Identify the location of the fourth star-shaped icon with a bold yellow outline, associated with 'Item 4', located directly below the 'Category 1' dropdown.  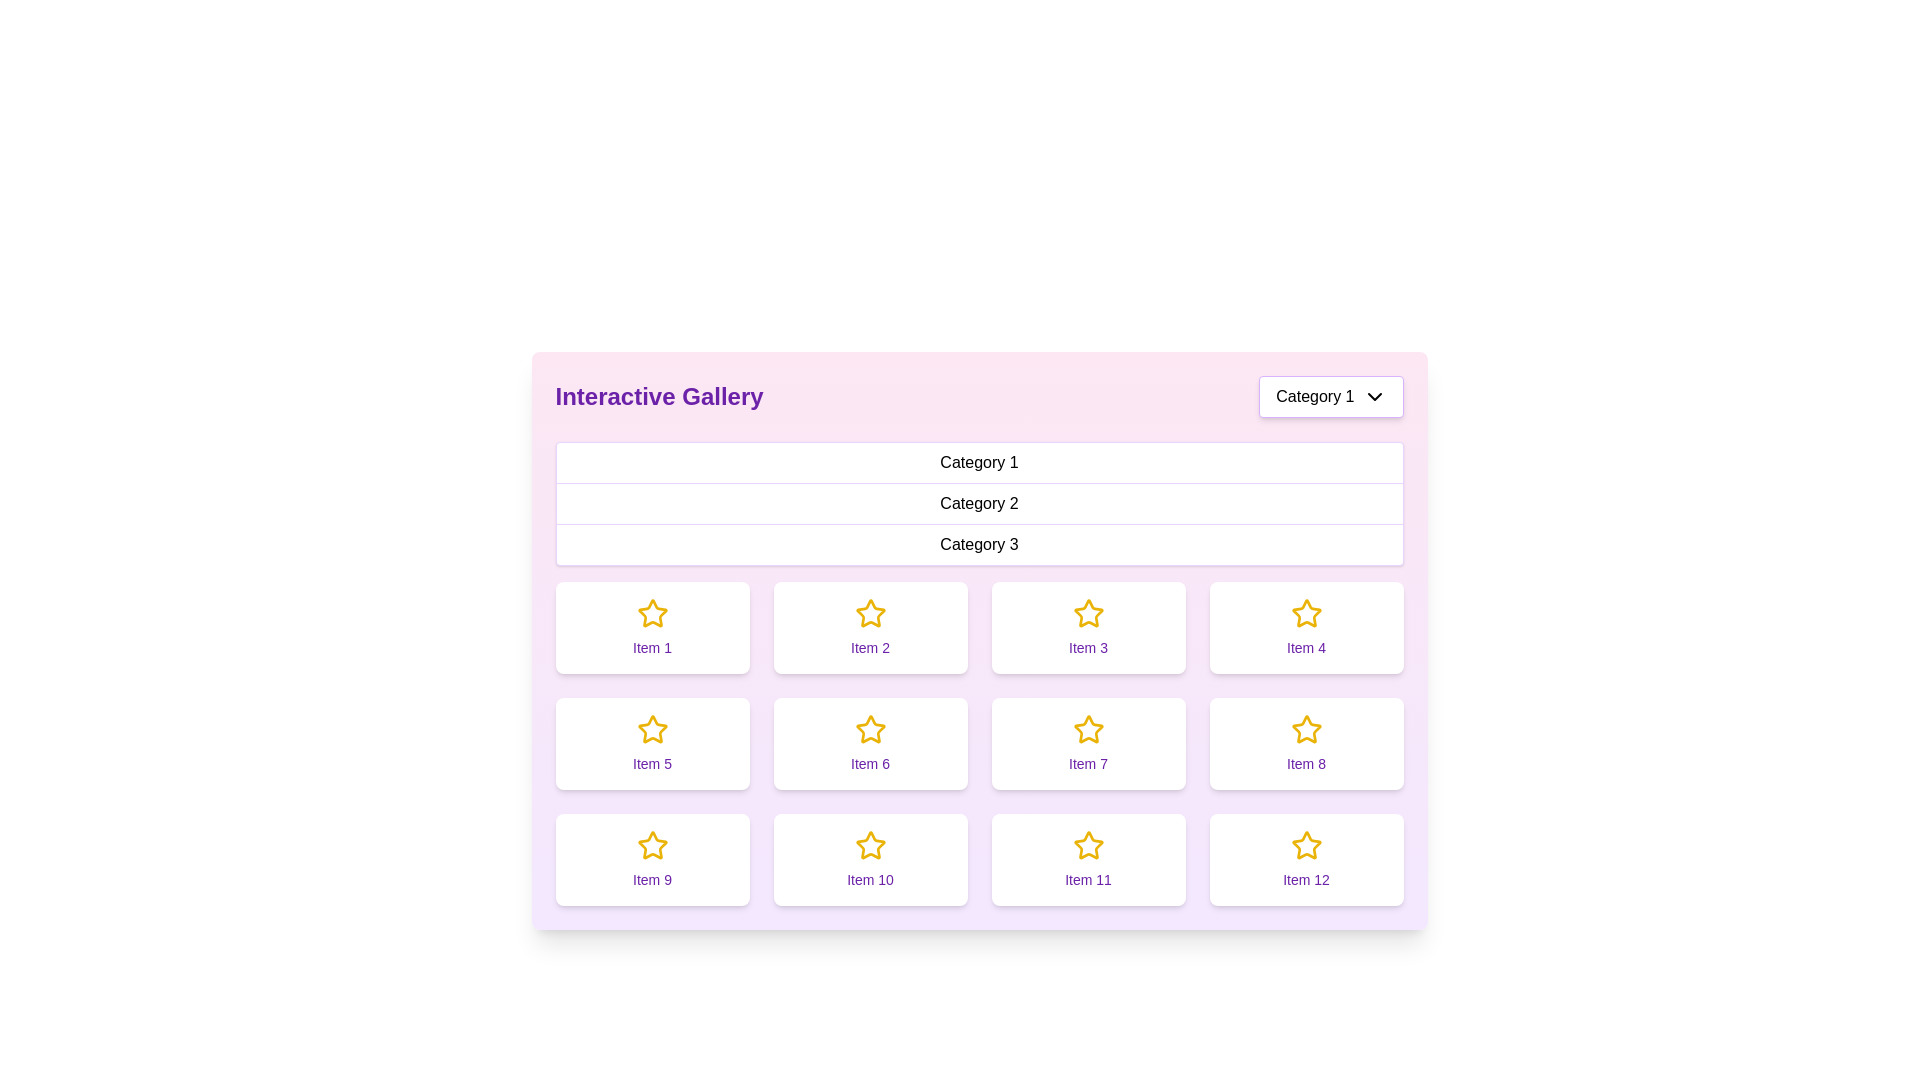
(1306, 612).